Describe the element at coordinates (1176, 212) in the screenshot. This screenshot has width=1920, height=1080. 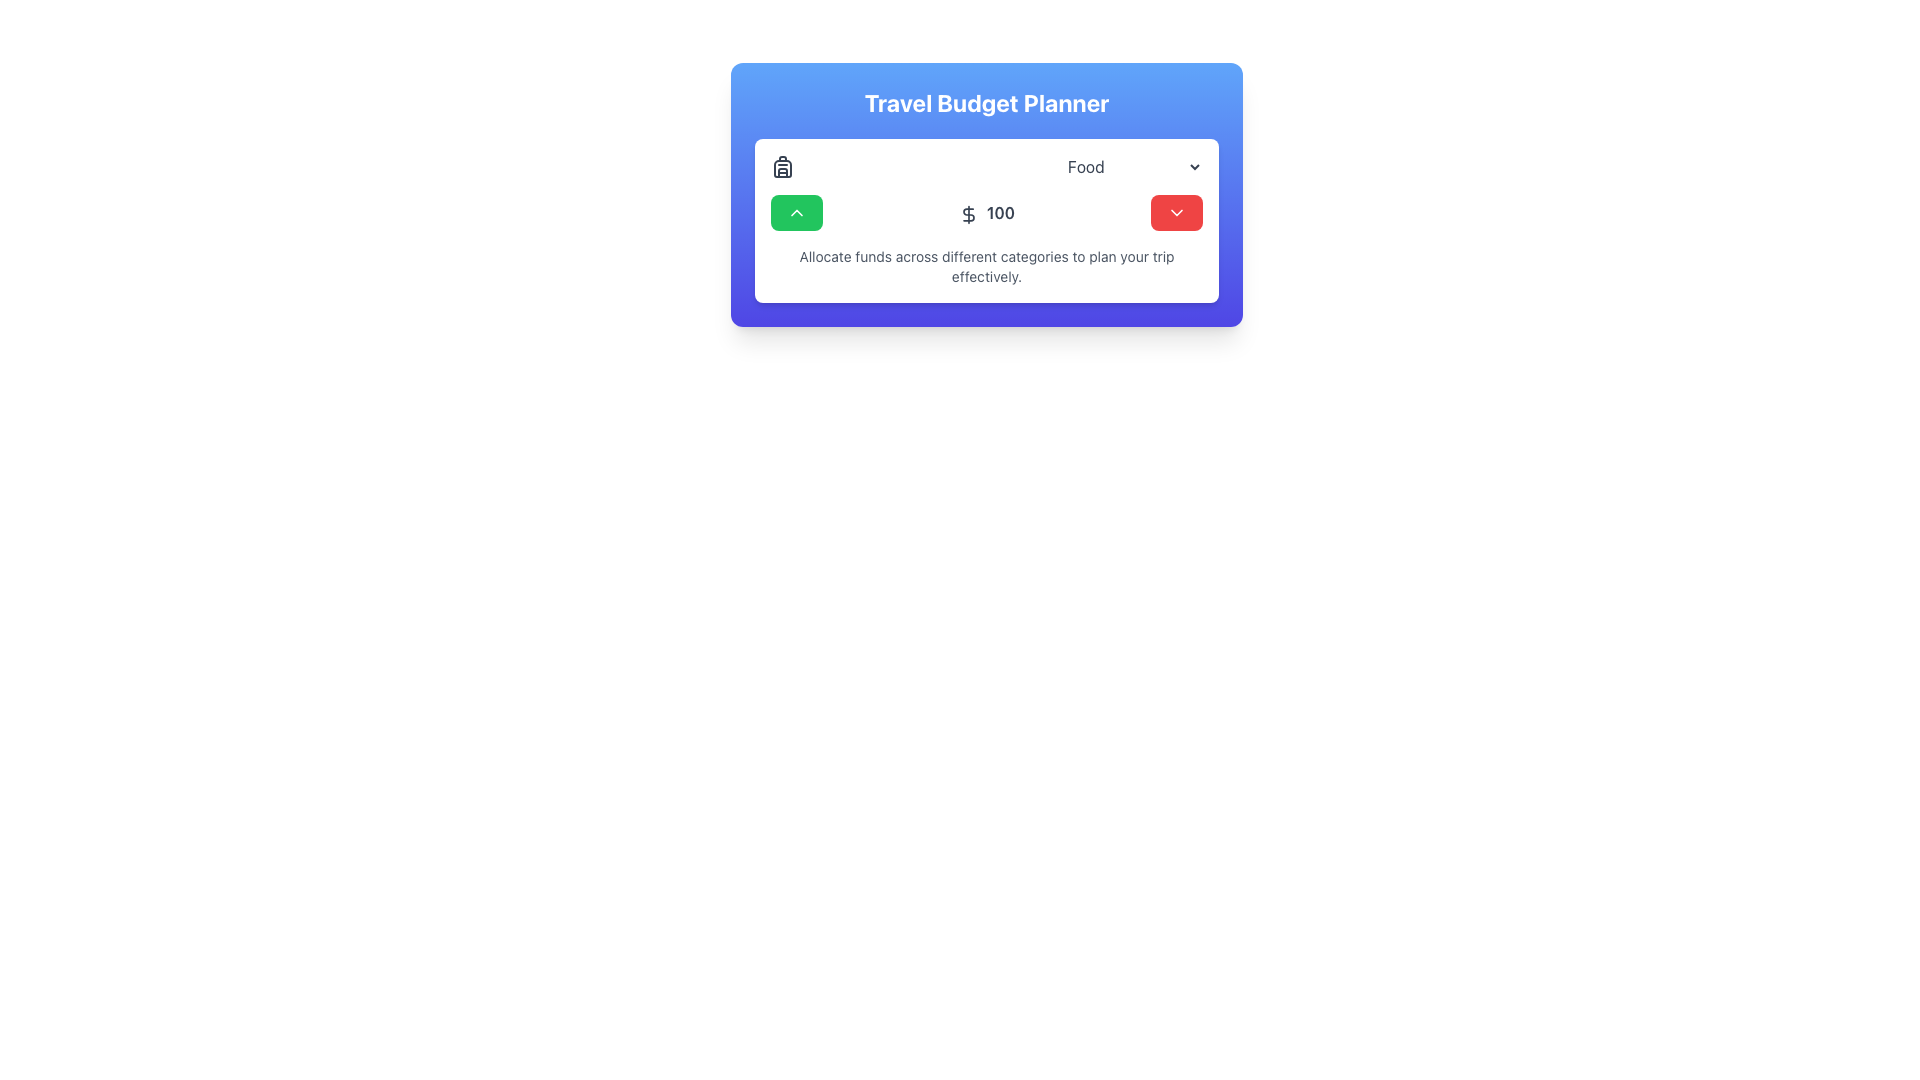
I see `the chevron icon located within the red button on the far right of the interface to interact with the dropdown options` at that location.